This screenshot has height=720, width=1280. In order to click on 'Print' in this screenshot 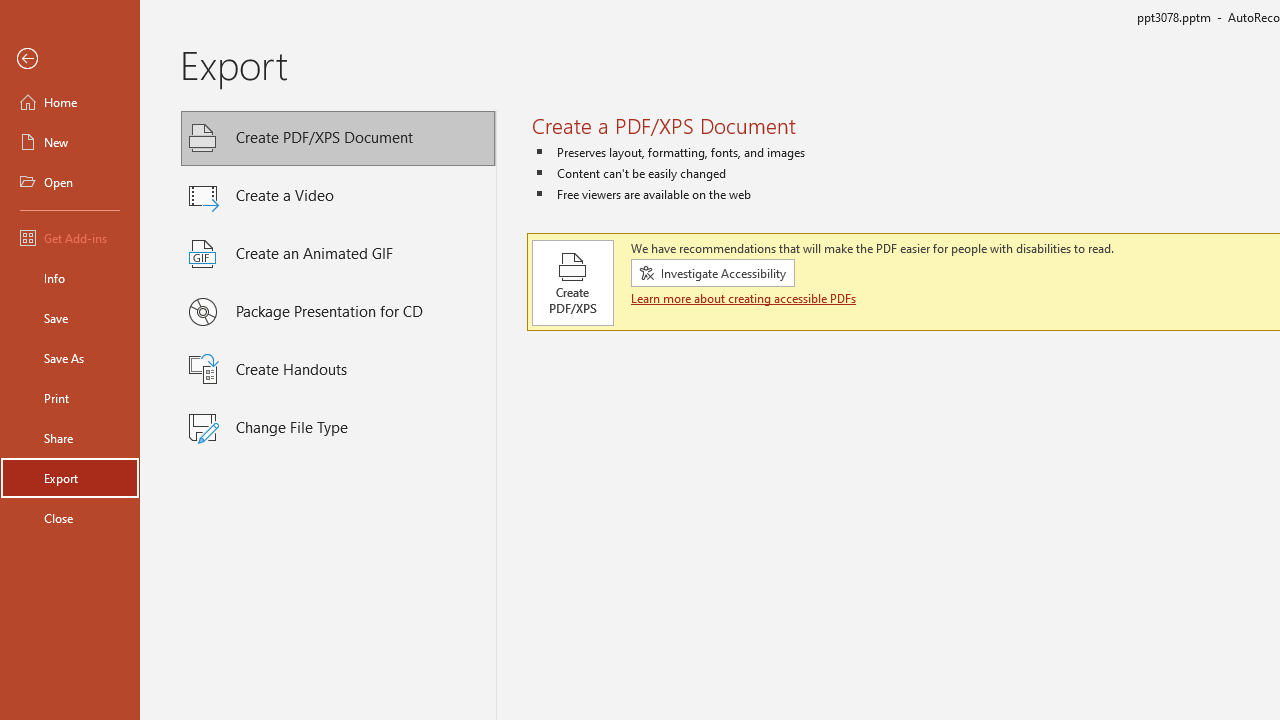, I will do `click(69, 398)`.